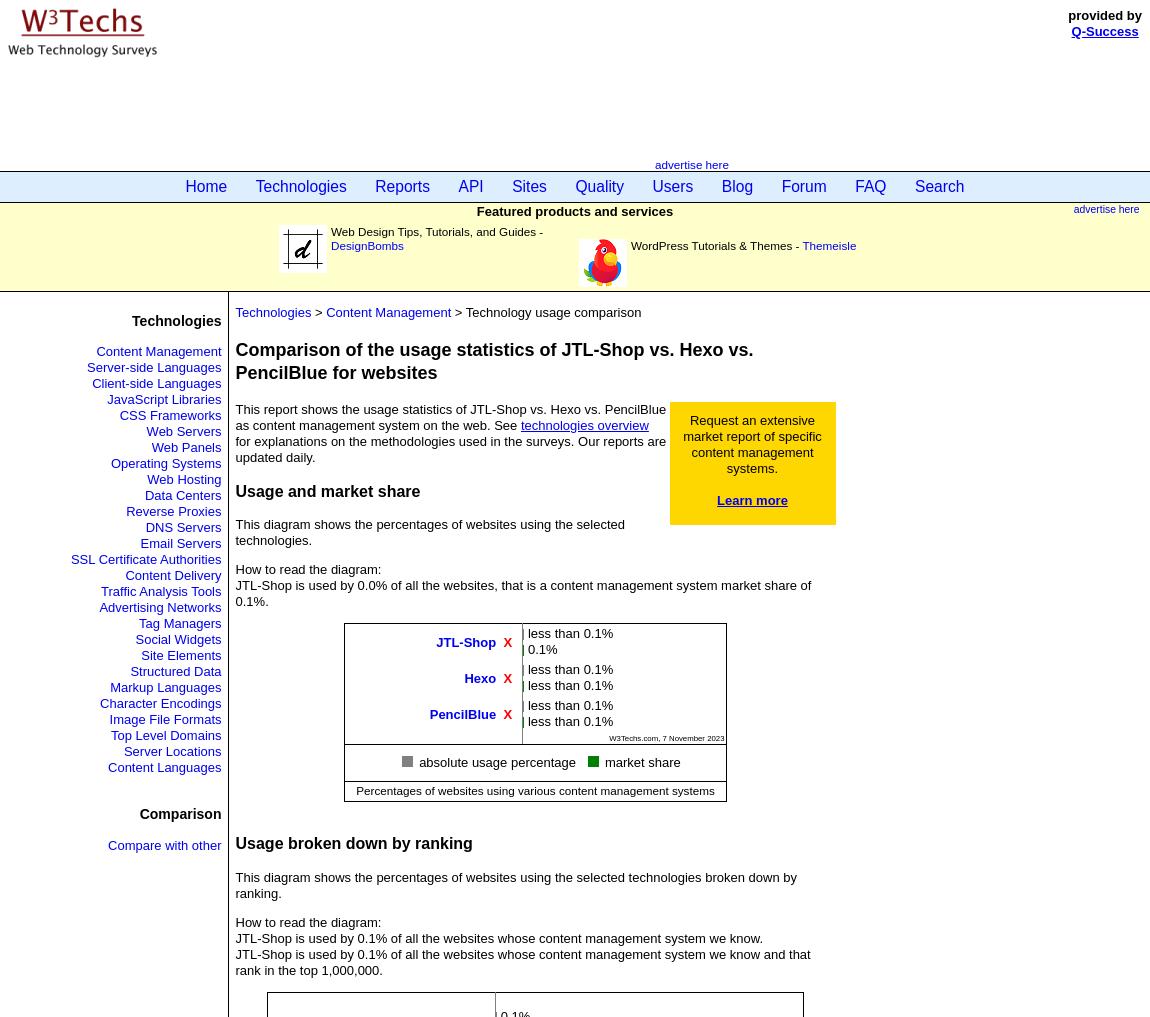 The width and height of the screenshot is (1150, 1017). What do you see at coordinates (159, 702) in the screenshot?
I see `'Character Encodings'` at bounding box center [159, 702].